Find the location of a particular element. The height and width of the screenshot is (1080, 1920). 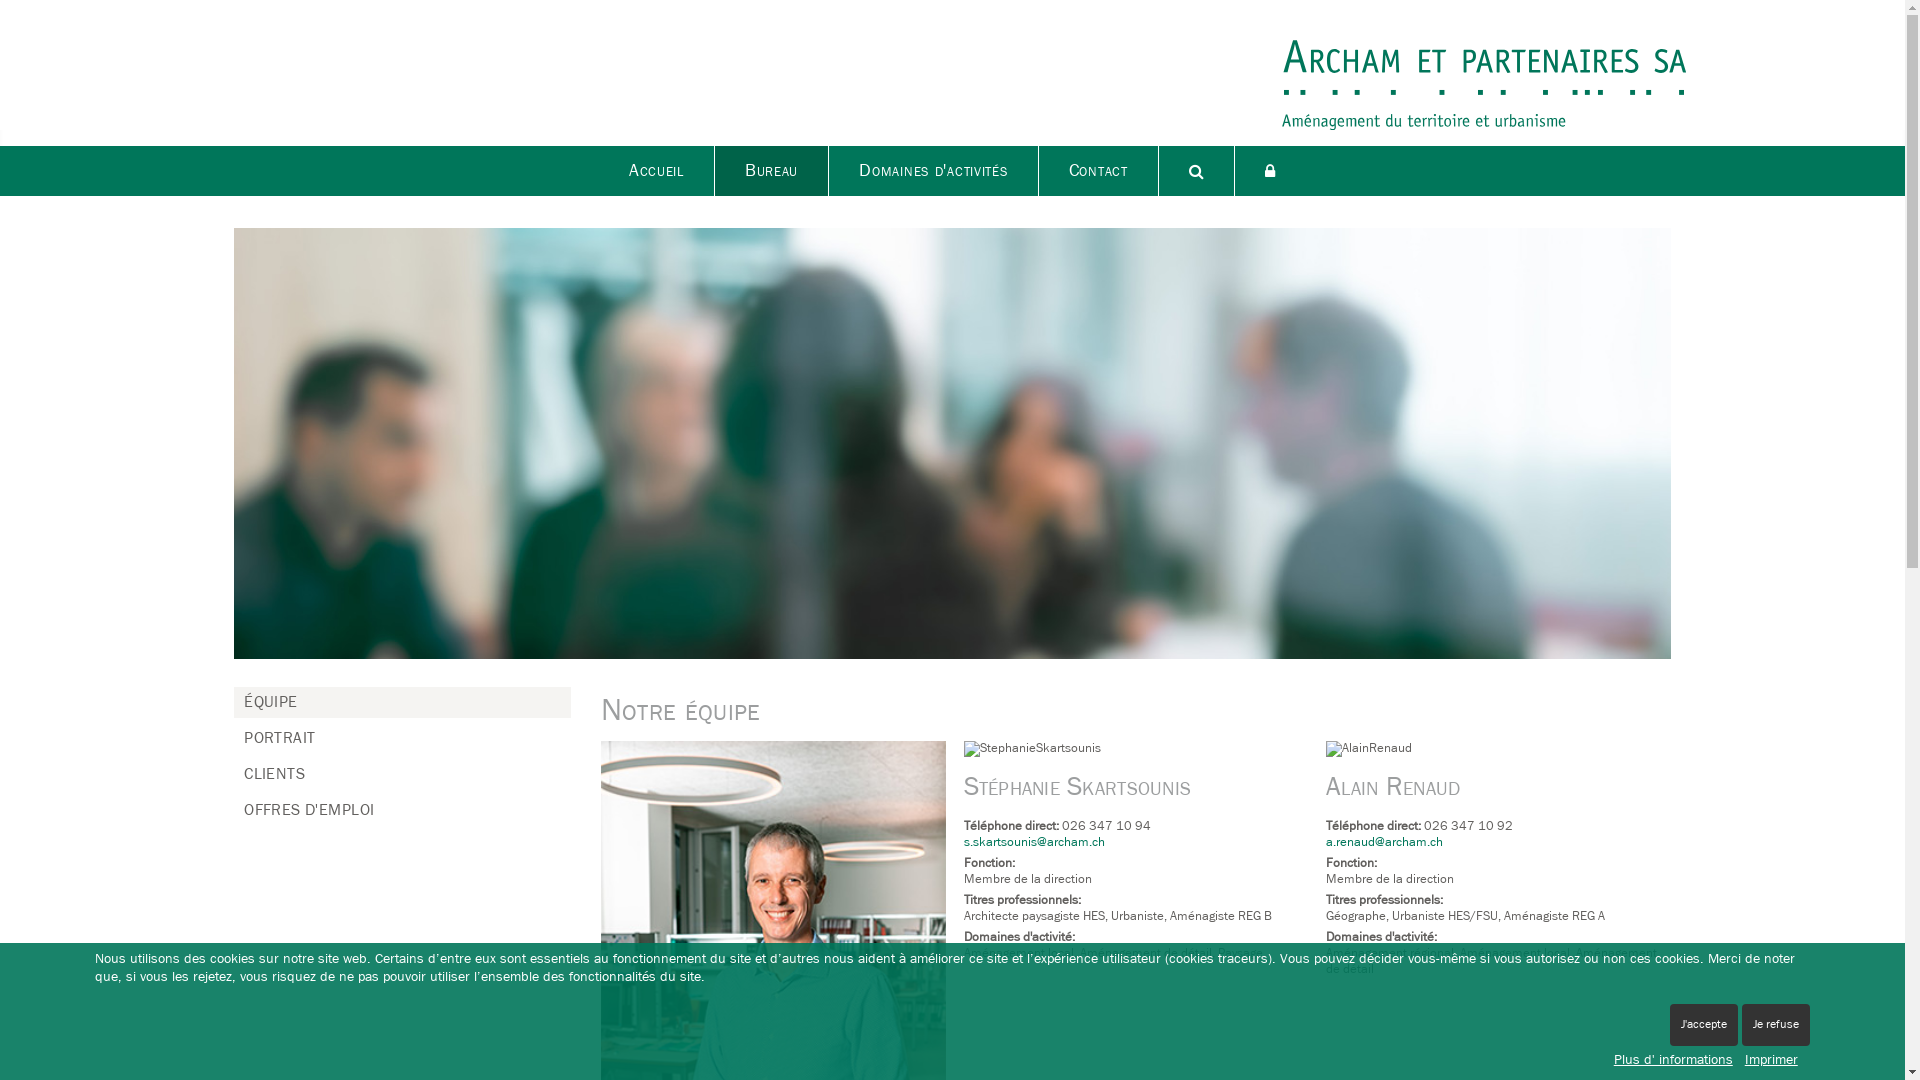

'OFFRES D'EMPLOI' is located at coordinates (307, 810).